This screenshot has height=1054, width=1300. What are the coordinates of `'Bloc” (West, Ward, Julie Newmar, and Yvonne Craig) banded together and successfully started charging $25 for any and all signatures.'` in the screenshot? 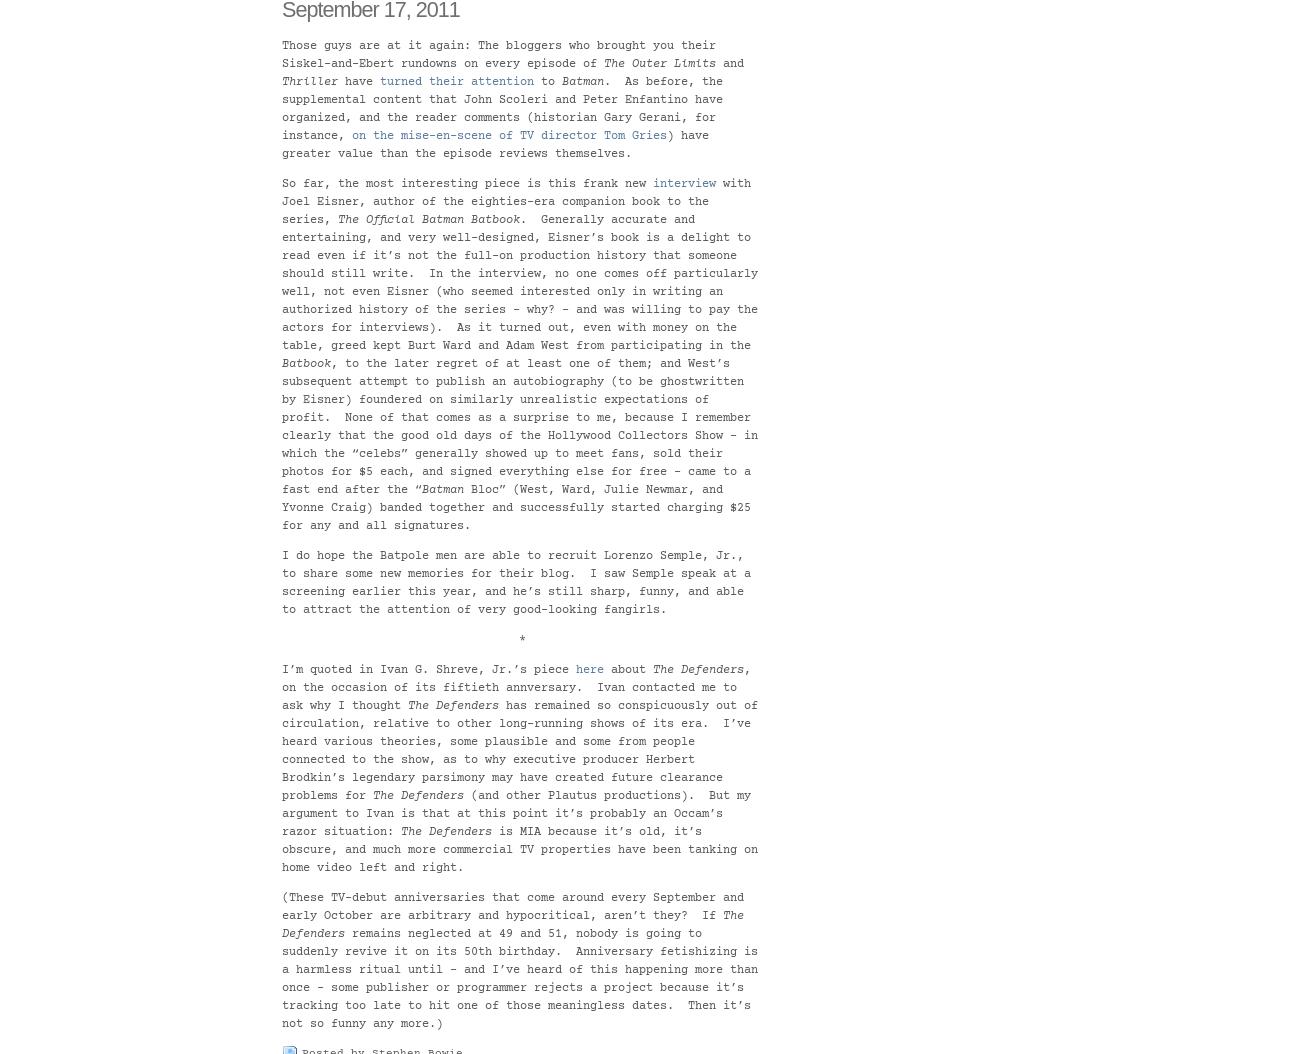 It's located at (516, 507).